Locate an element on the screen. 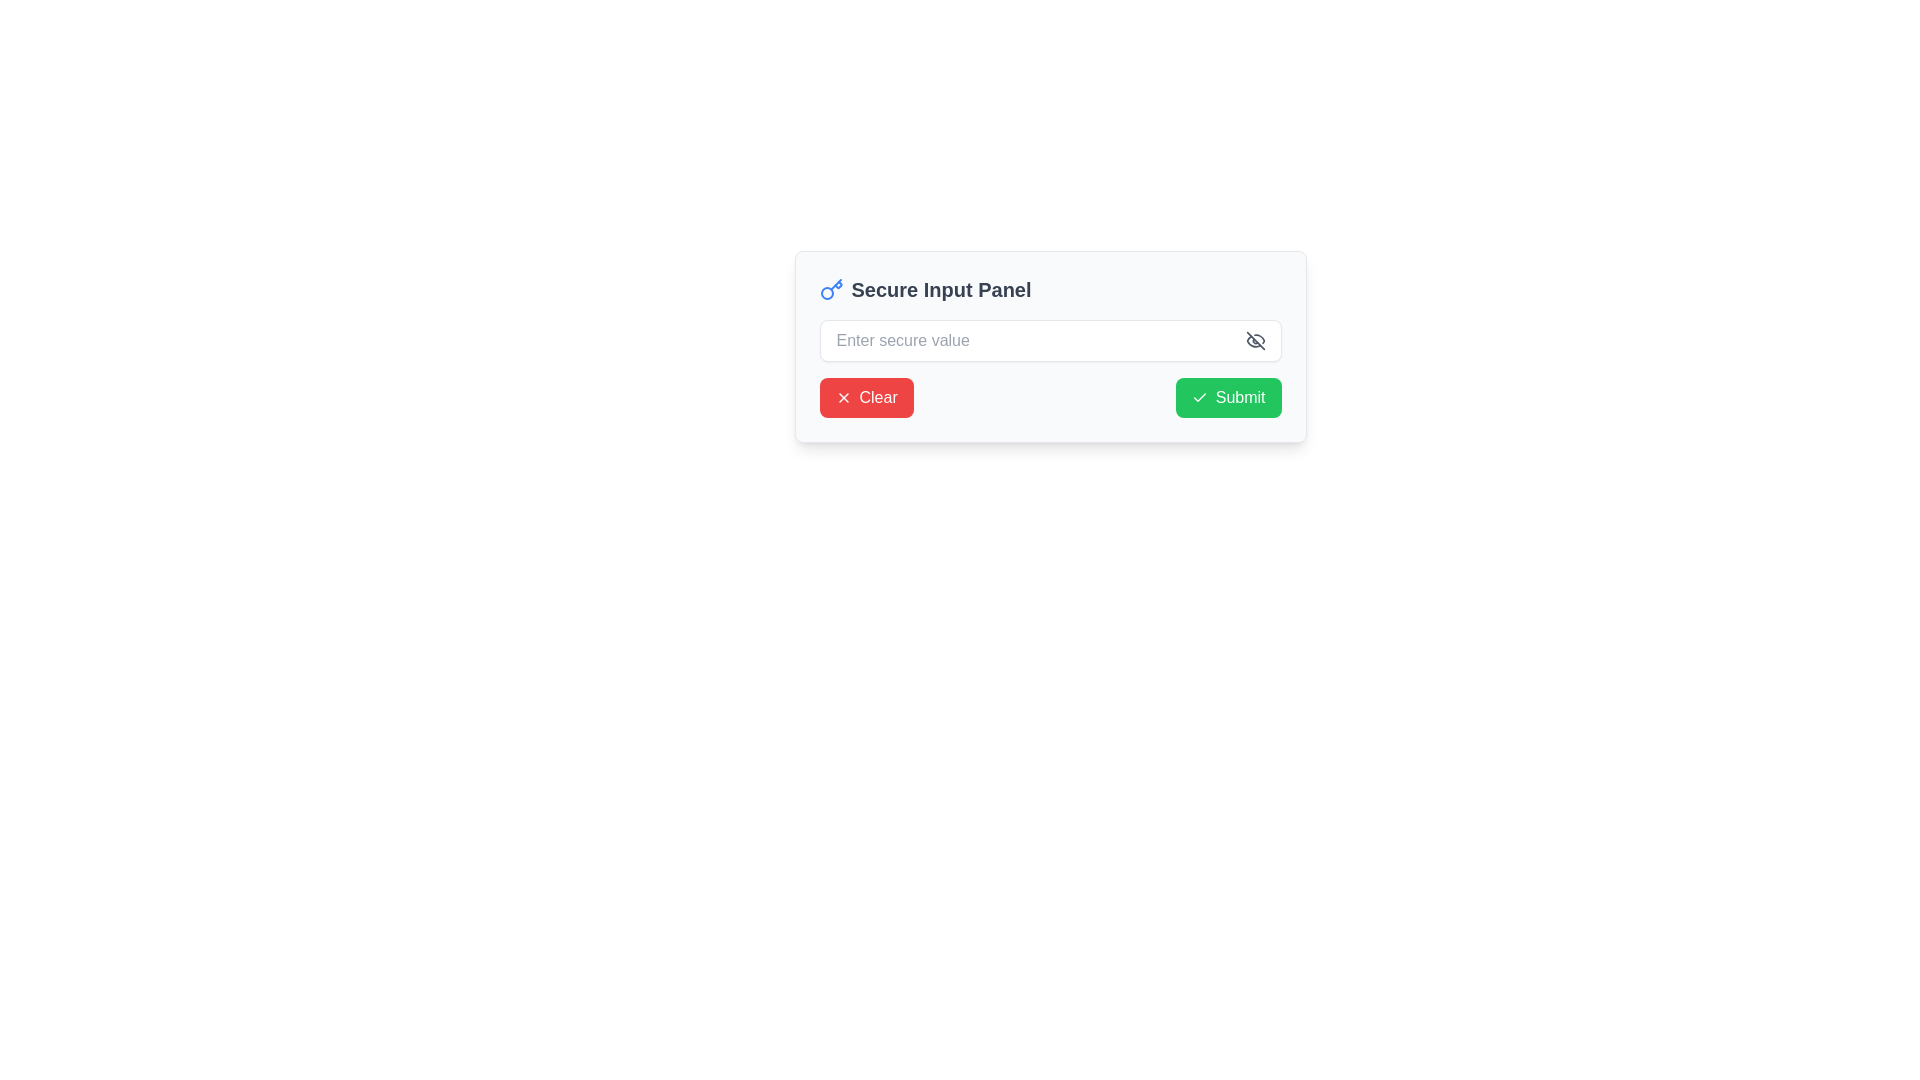 This screenshot has width=1920, height=1080. the green 'Submit' button with rounded corners that has a checkmark icon is located at coordinates (1227, 397).